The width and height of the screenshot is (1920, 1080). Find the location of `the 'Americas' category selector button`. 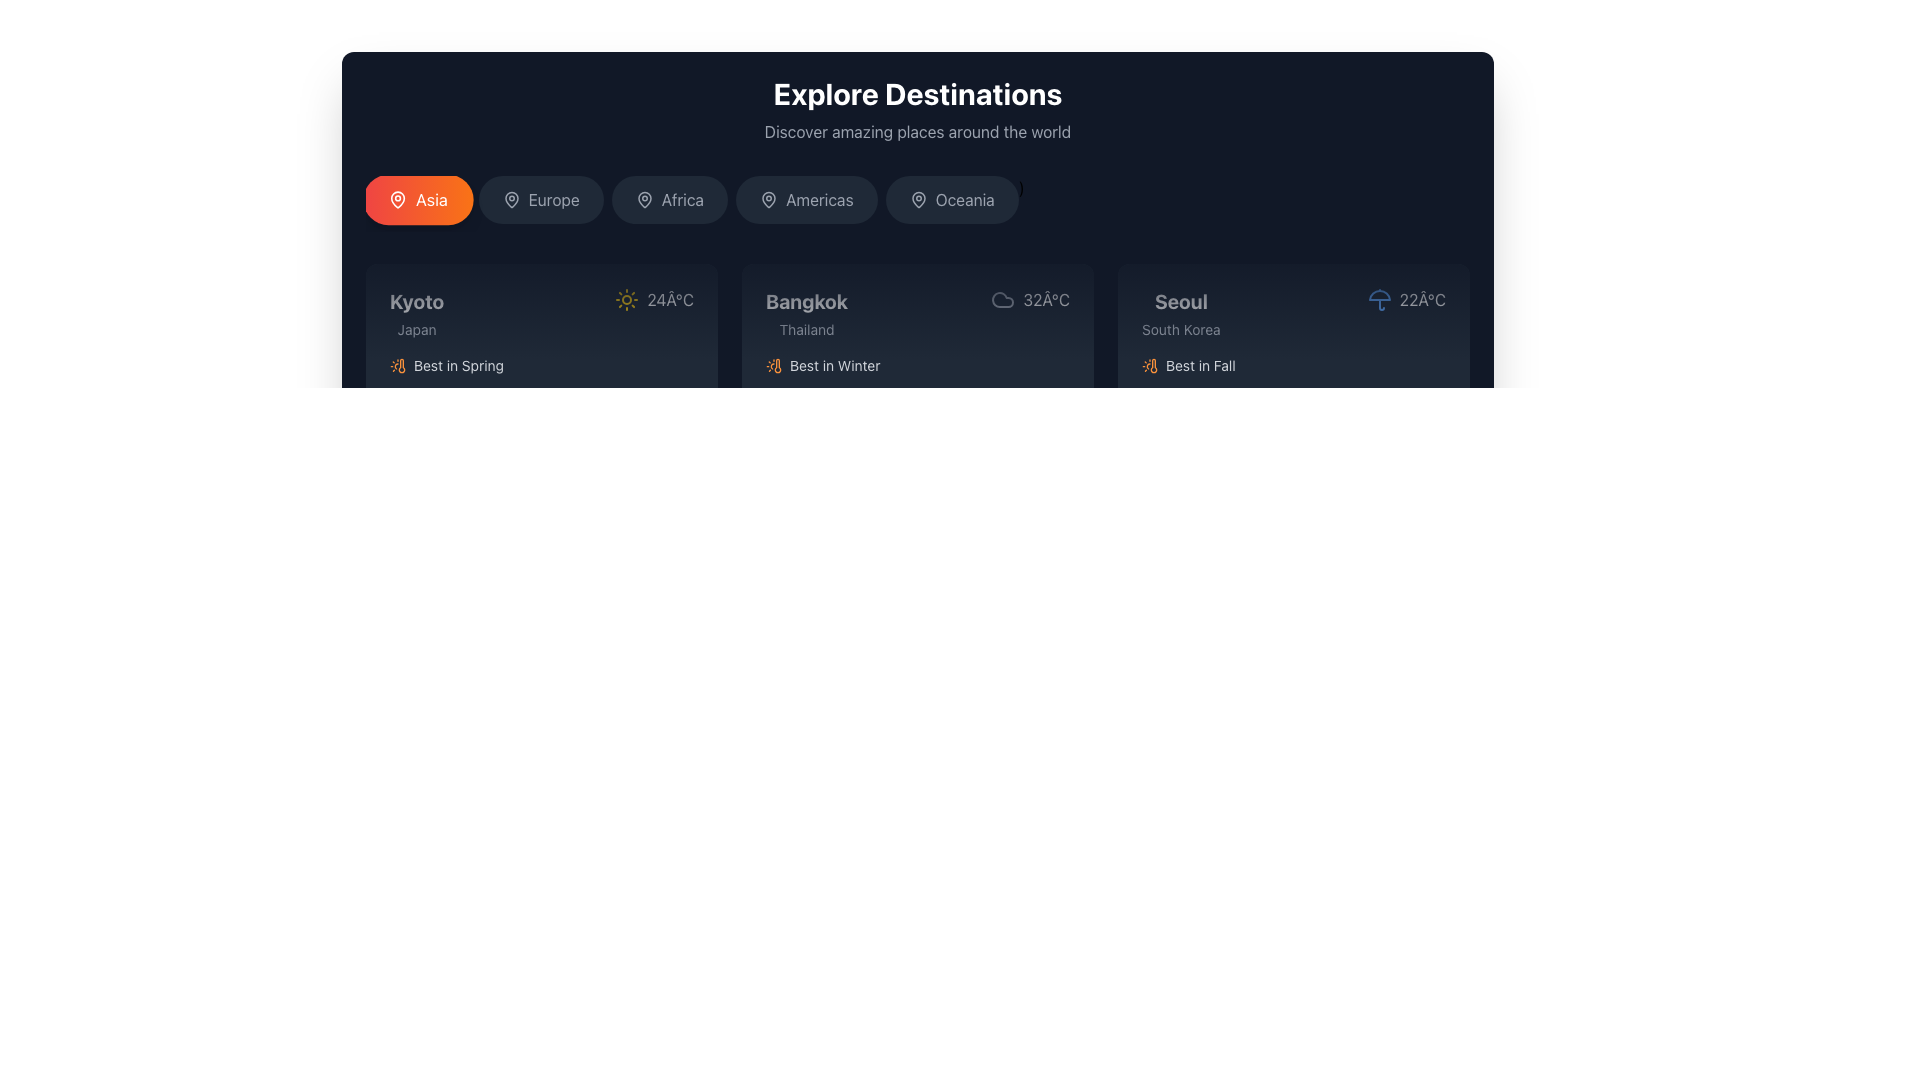

the 'Americas' category selector button is located at coordinates (806, 200).